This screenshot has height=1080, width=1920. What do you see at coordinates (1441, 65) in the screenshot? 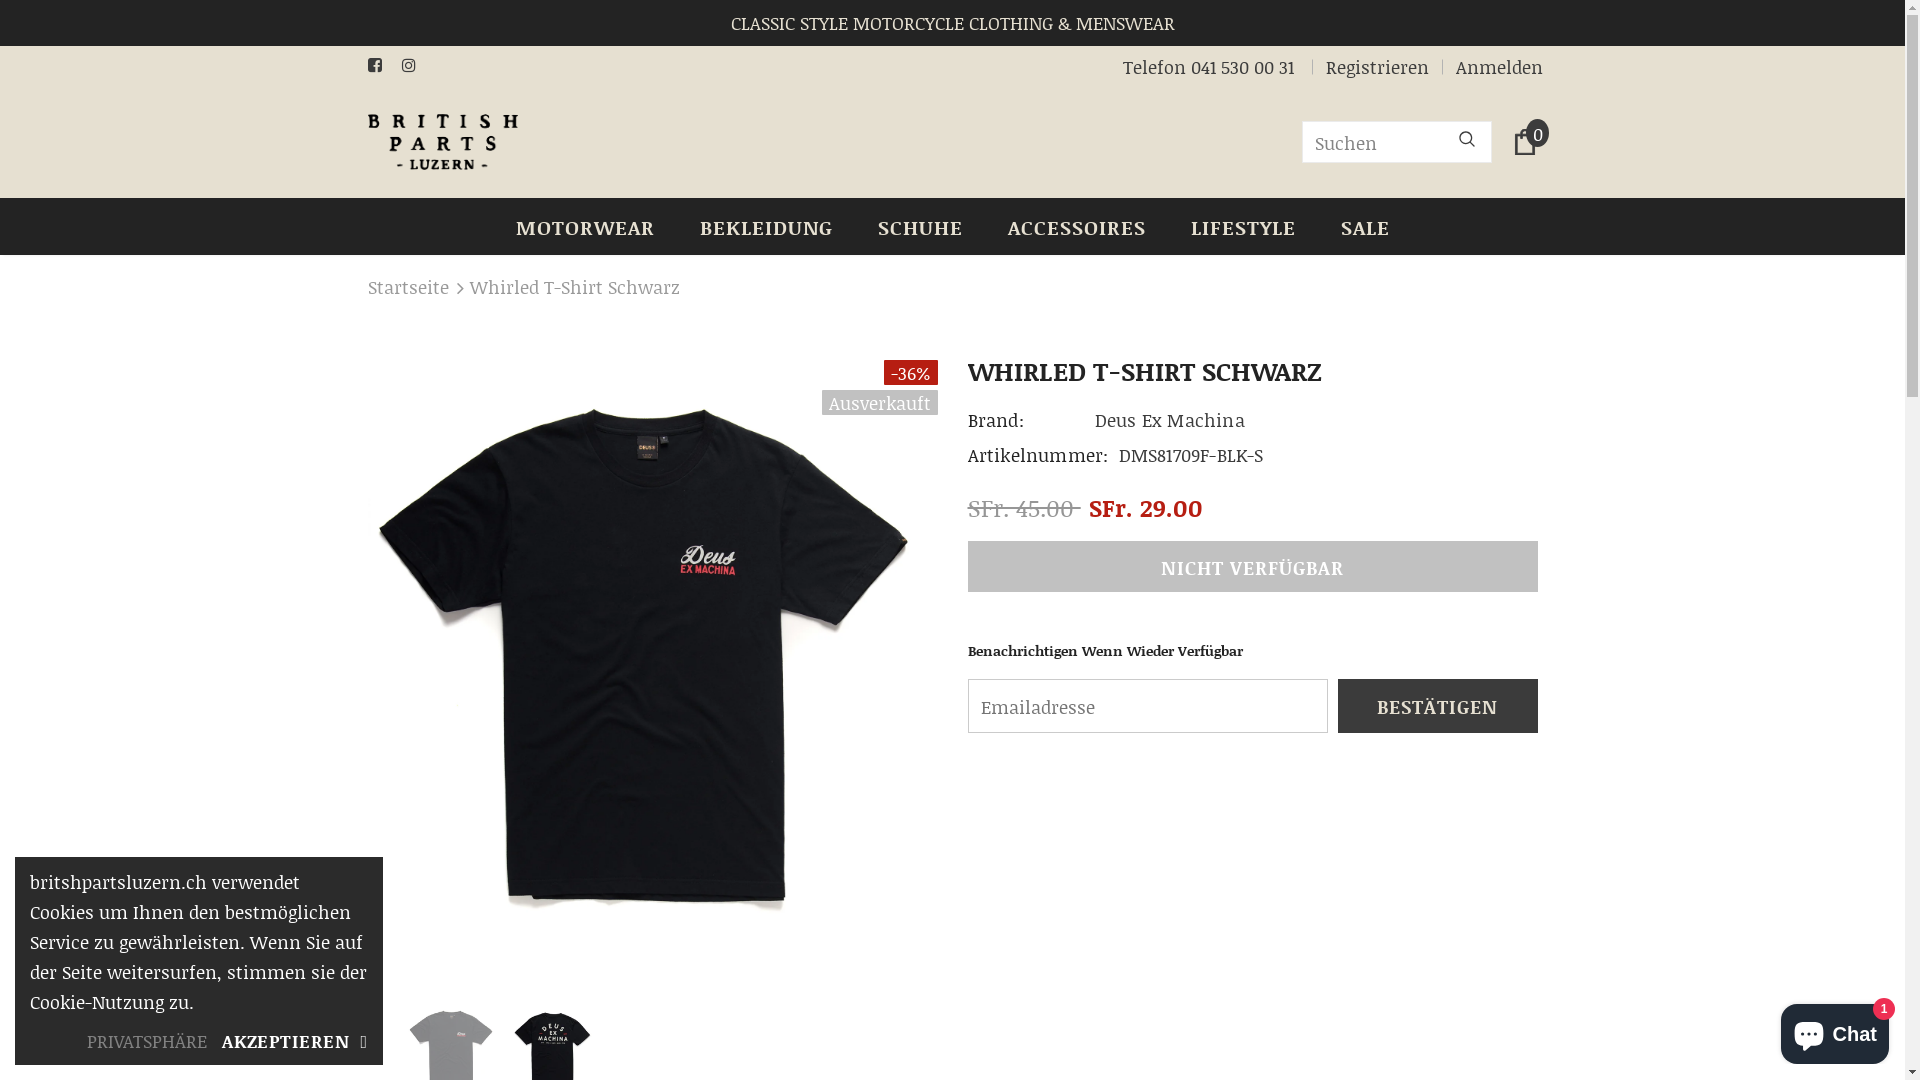
I see `'Anmelden'` at bounding box center [1441, 65].